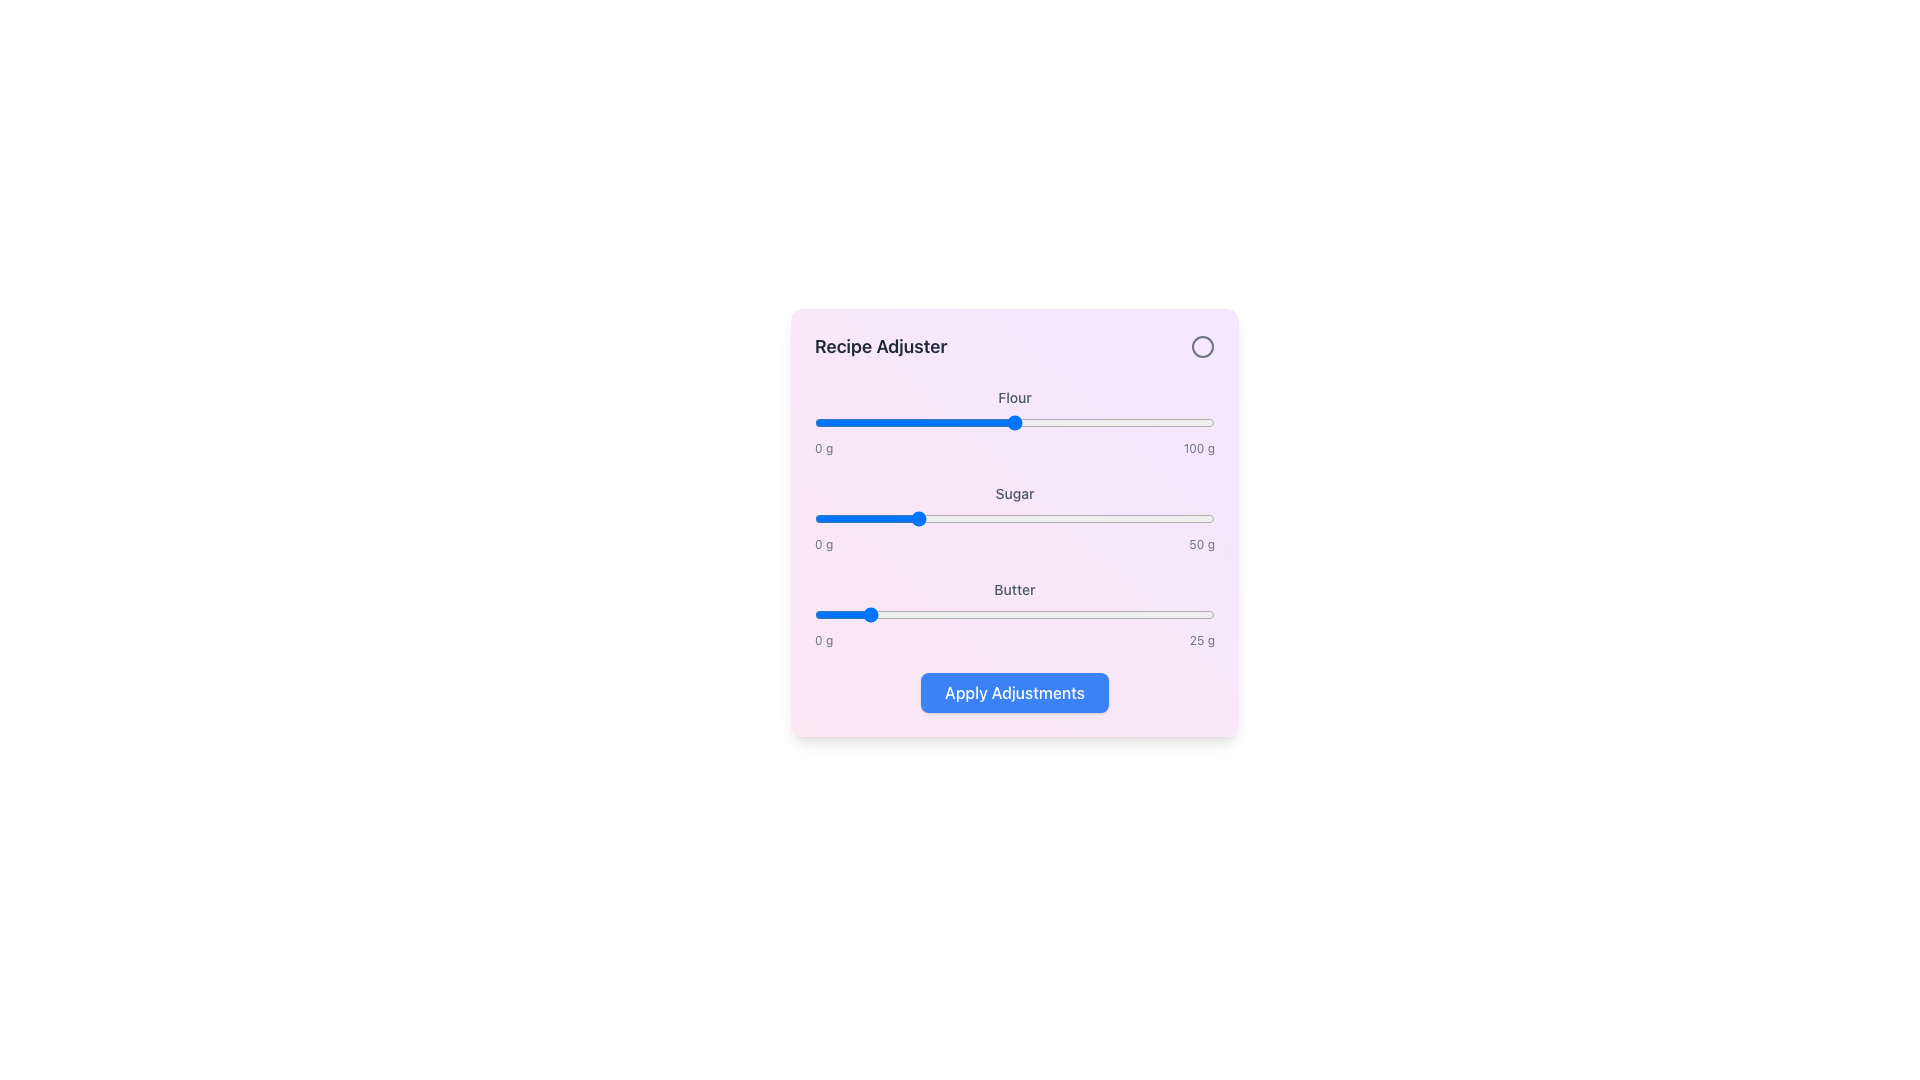  What do you see at coordinates (1113, 422) in the screenshot?
I see `the flour amount` at bounding box center [1113, 422].